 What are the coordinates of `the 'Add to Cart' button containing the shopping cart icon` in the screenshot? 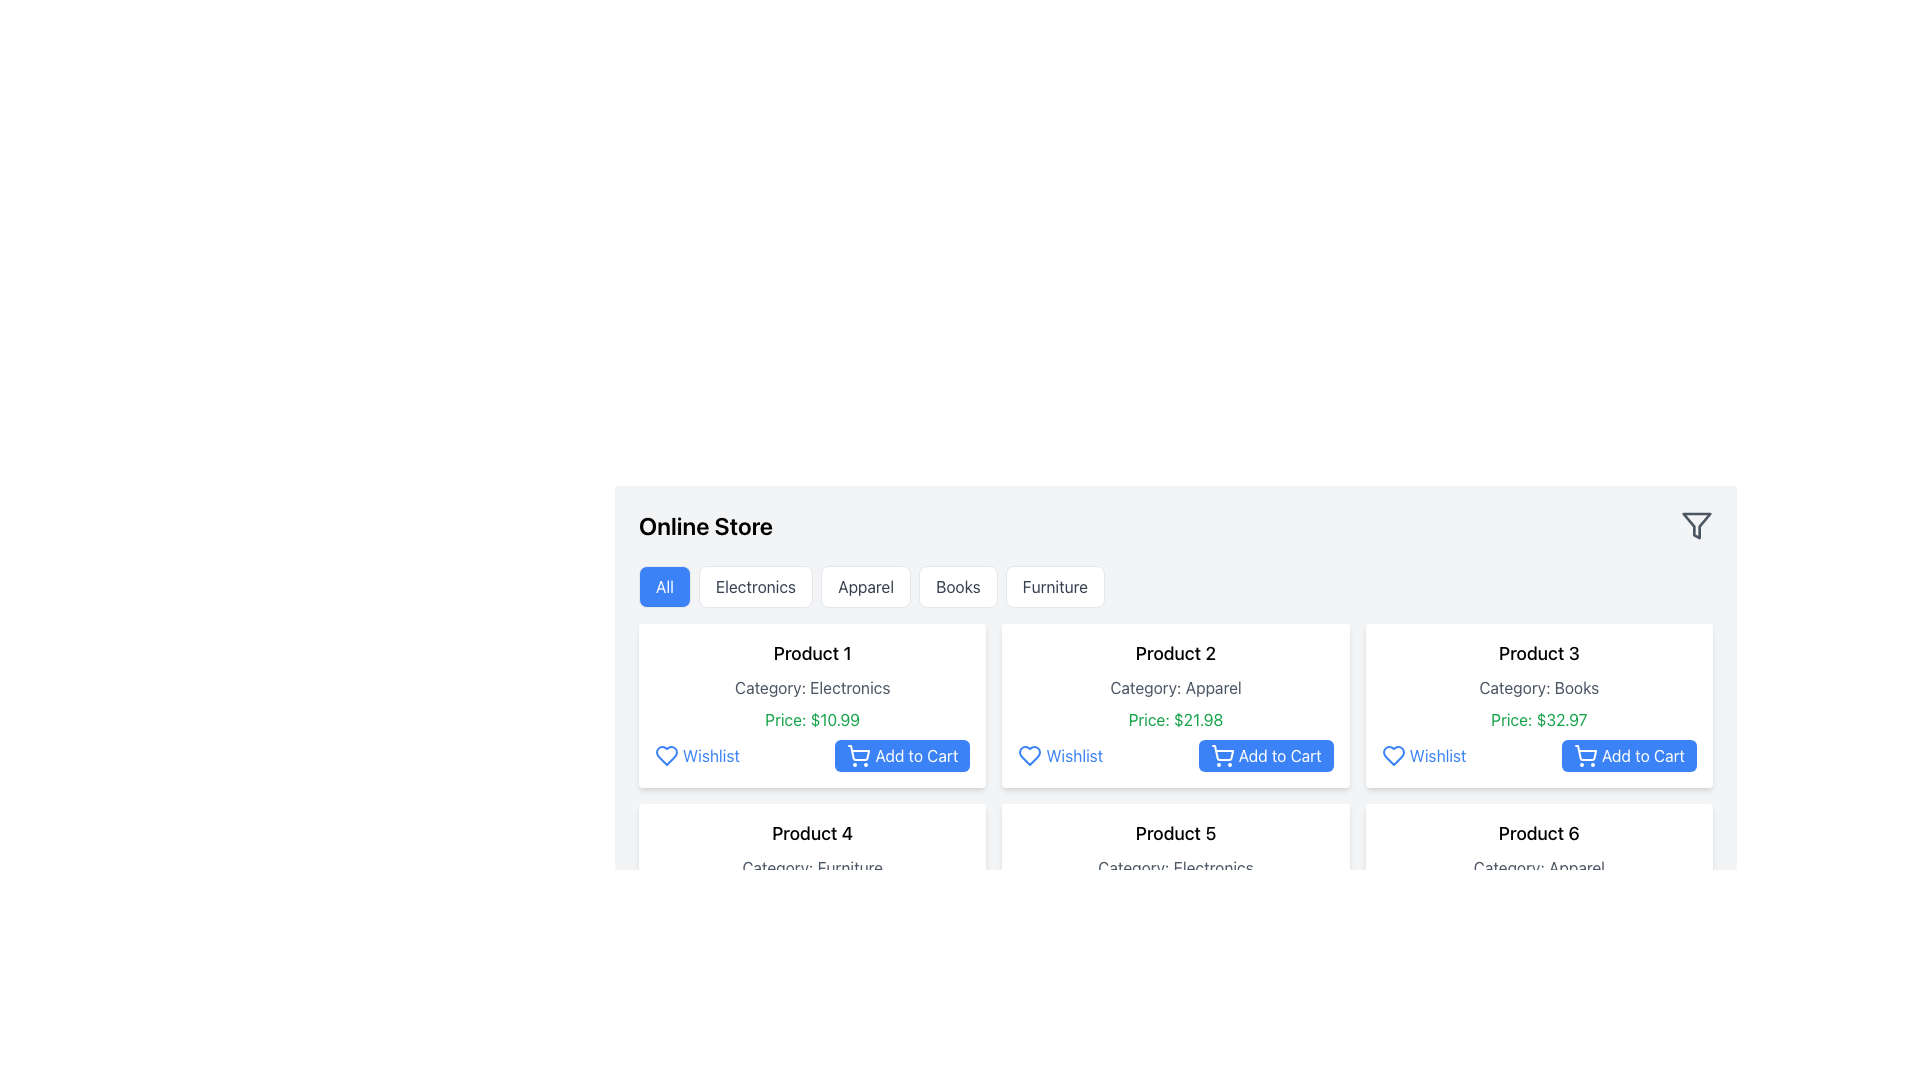 It's located at (1221, 753).